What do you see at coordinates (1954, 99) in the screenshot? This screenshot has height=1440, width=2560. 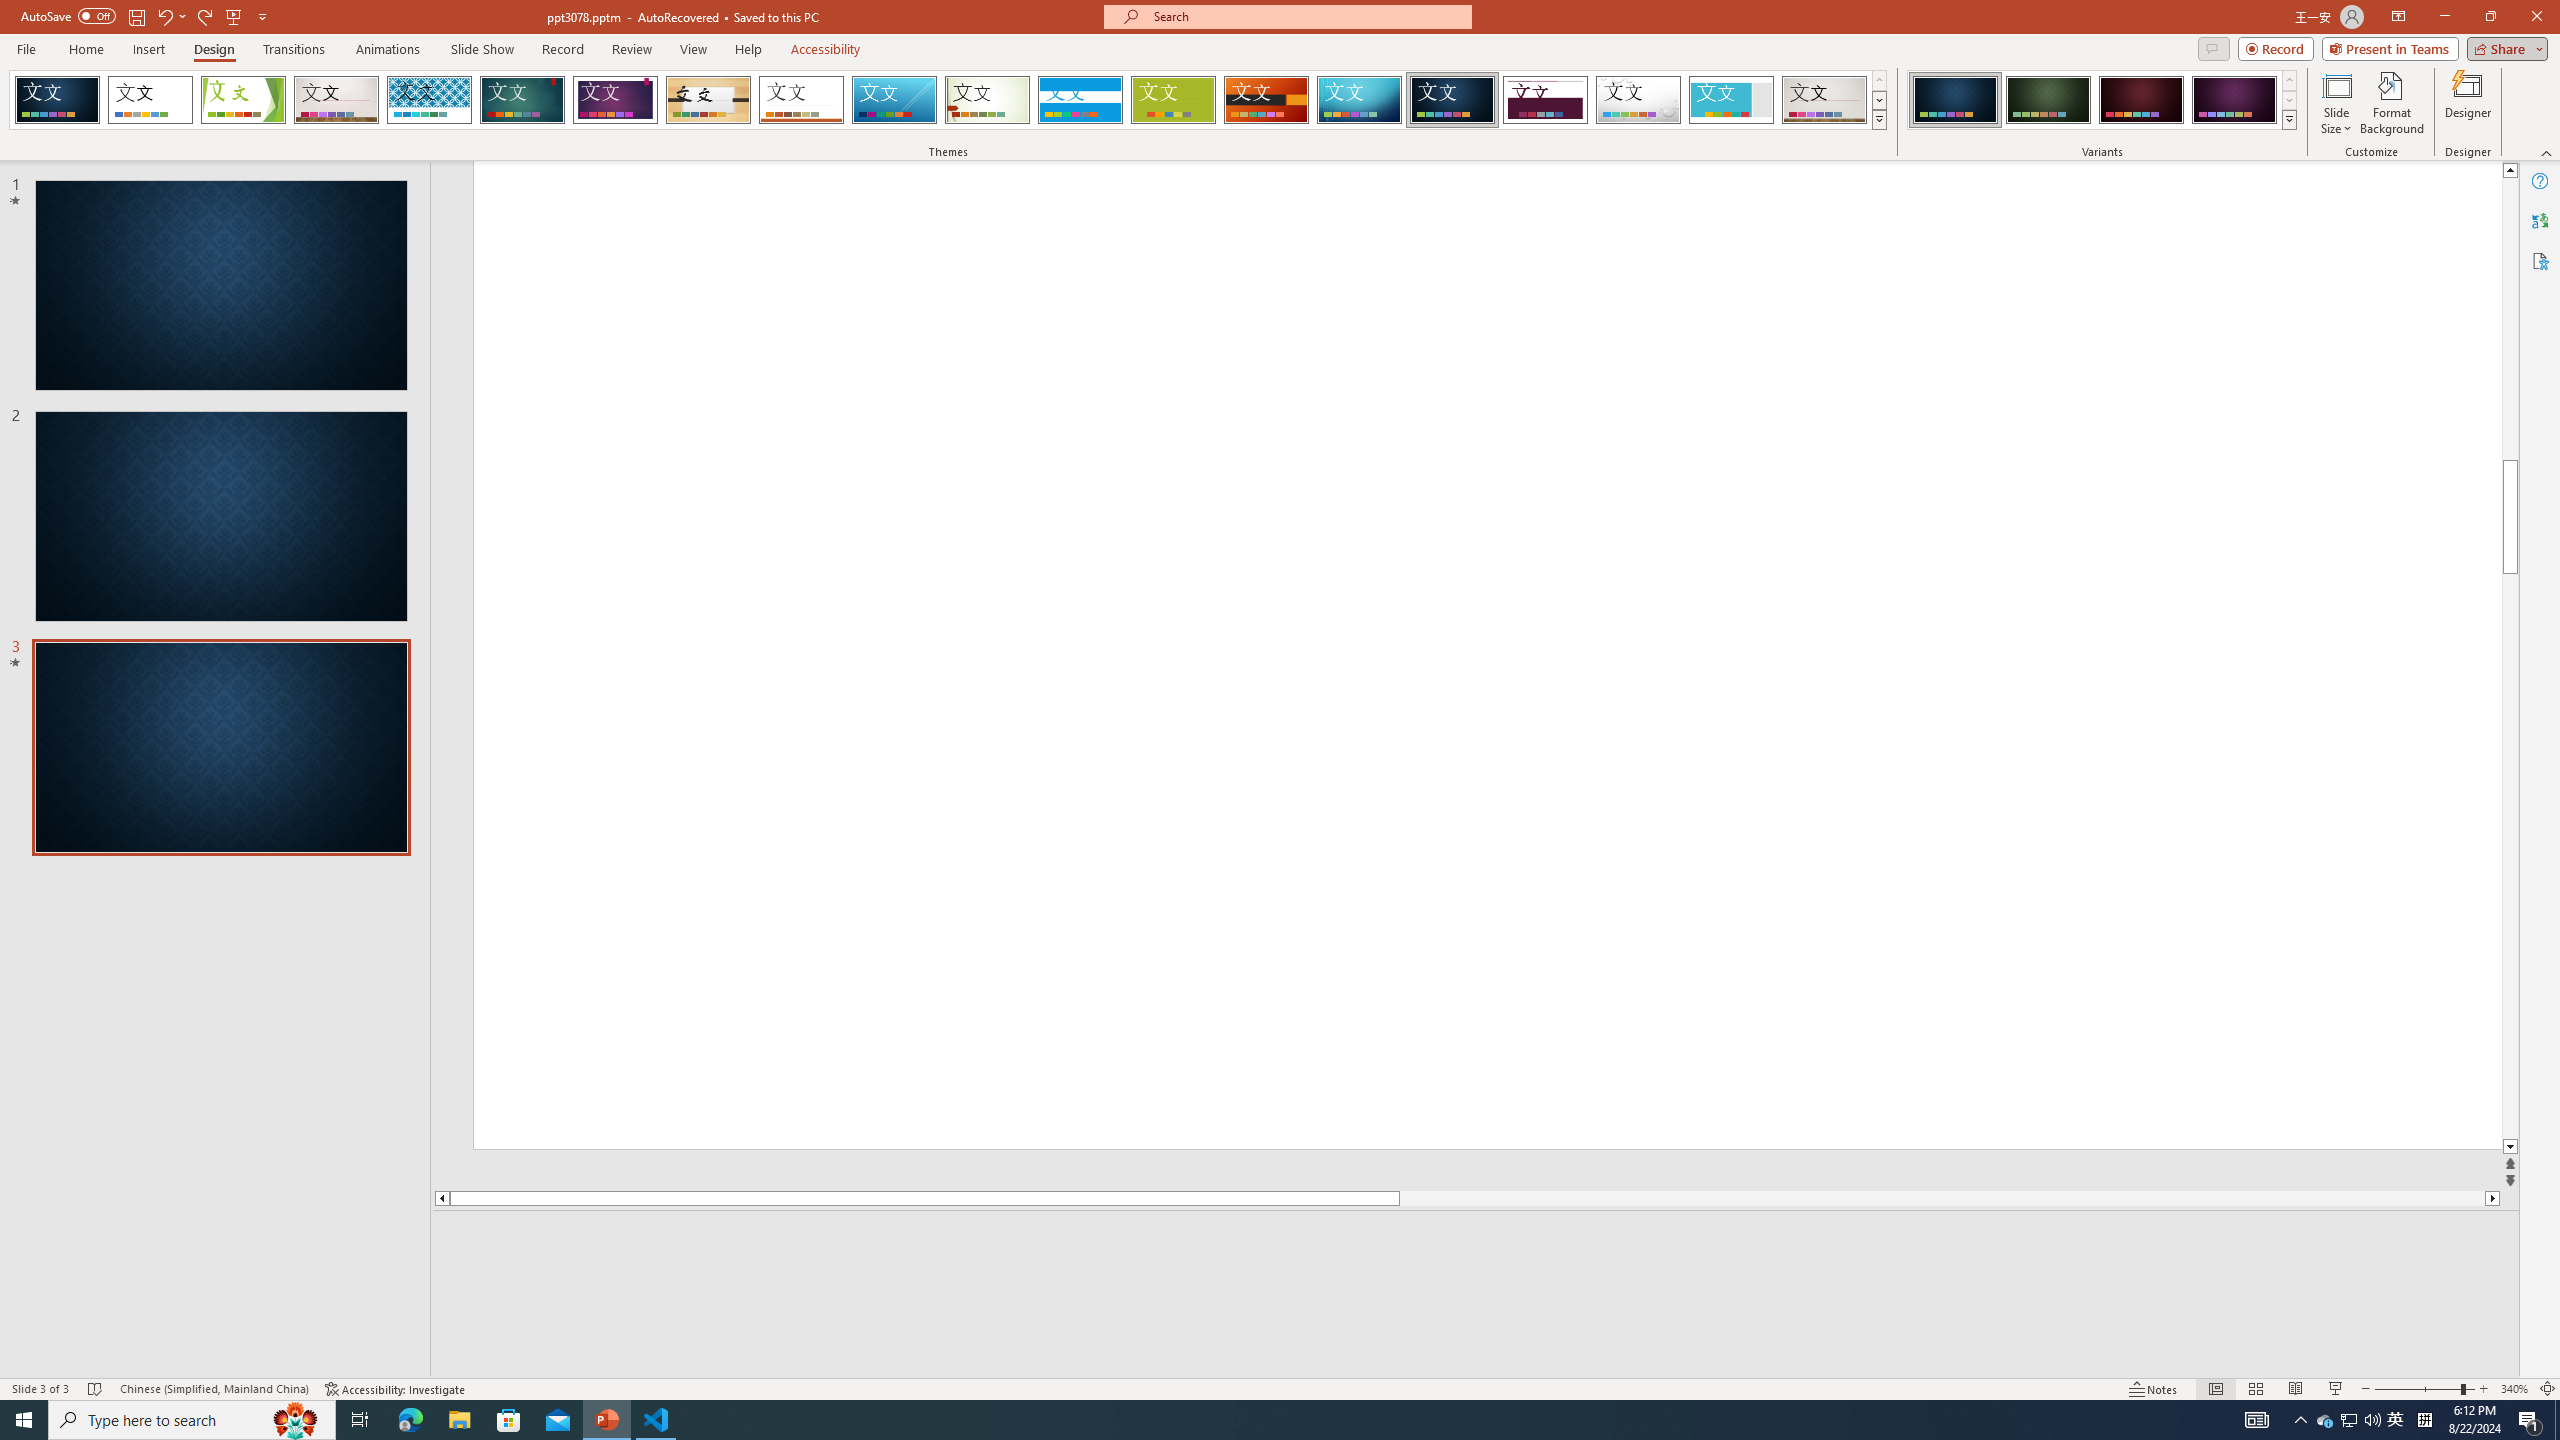 I see `'Damask Variant 1'` at bounding box center [1954, 99].